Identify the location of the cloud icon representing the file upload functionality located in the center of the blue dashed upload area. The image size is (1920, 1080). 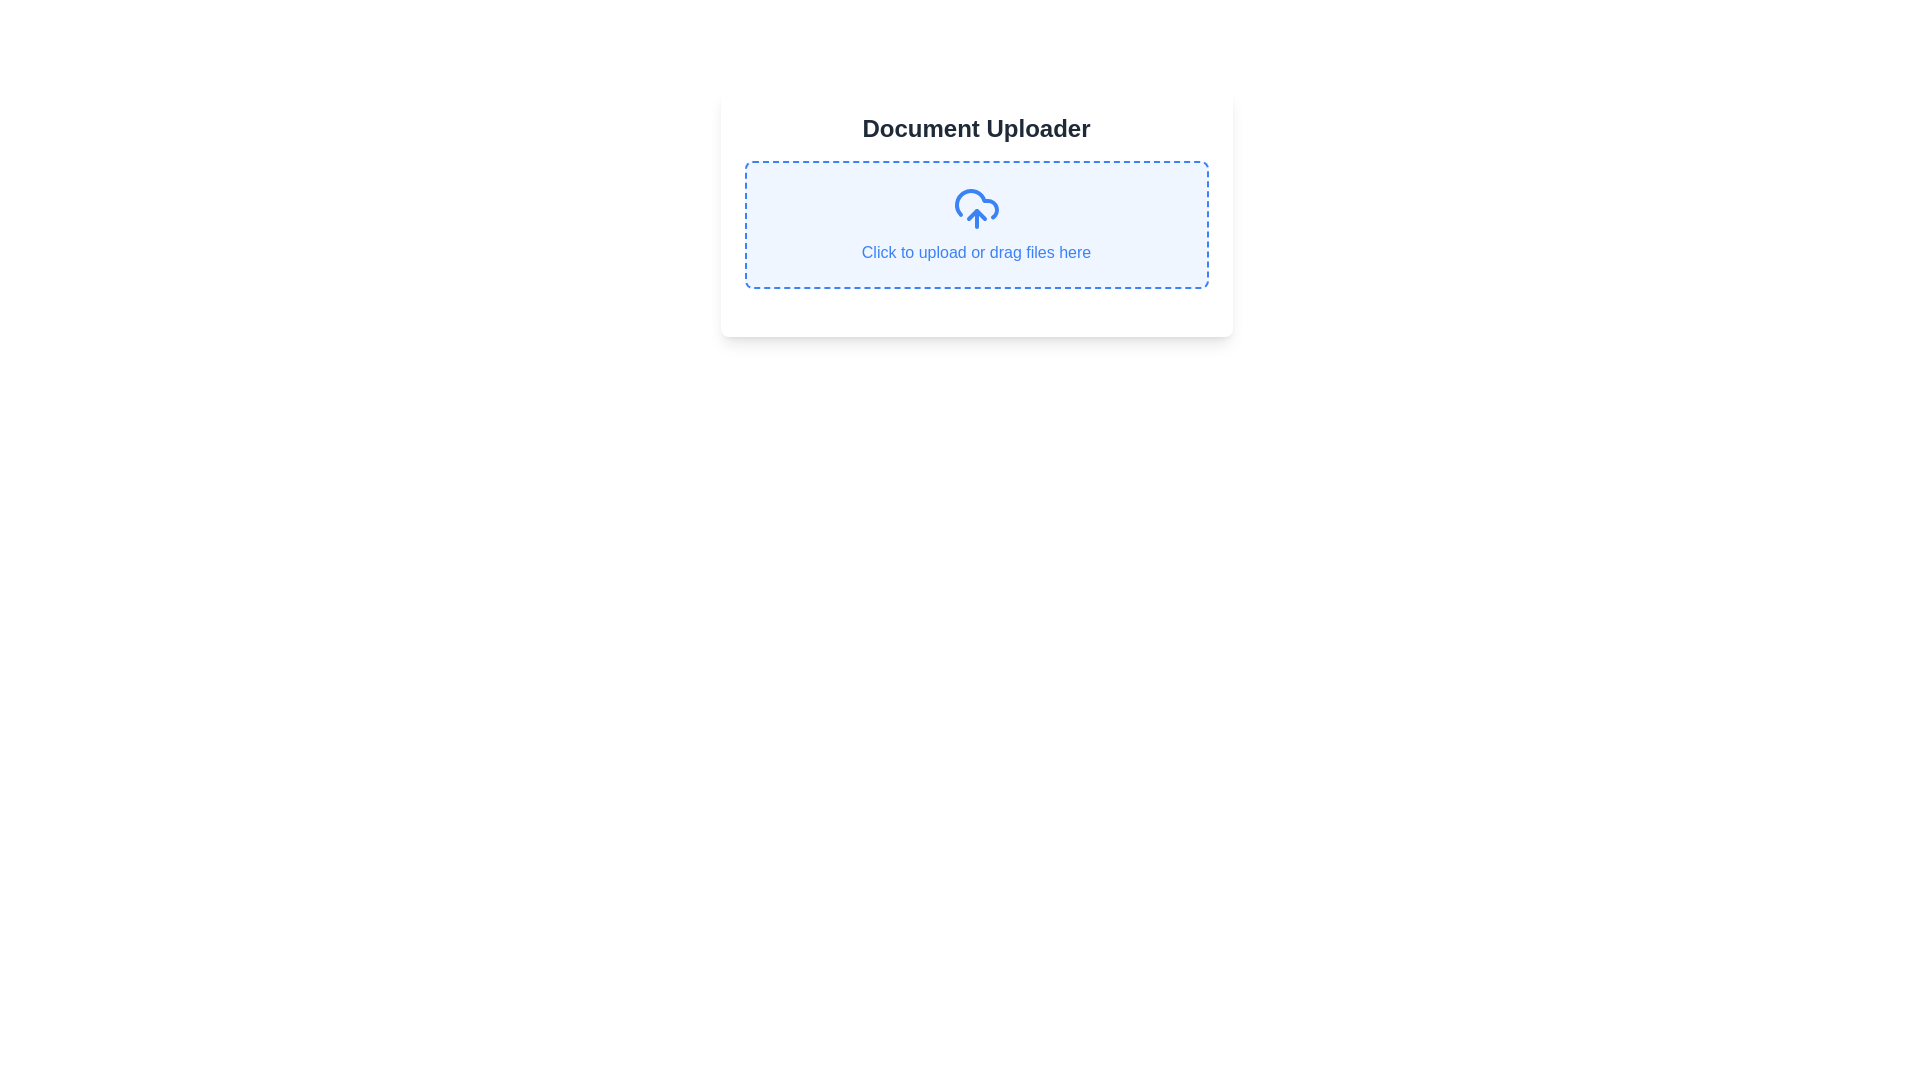
(976, 208).